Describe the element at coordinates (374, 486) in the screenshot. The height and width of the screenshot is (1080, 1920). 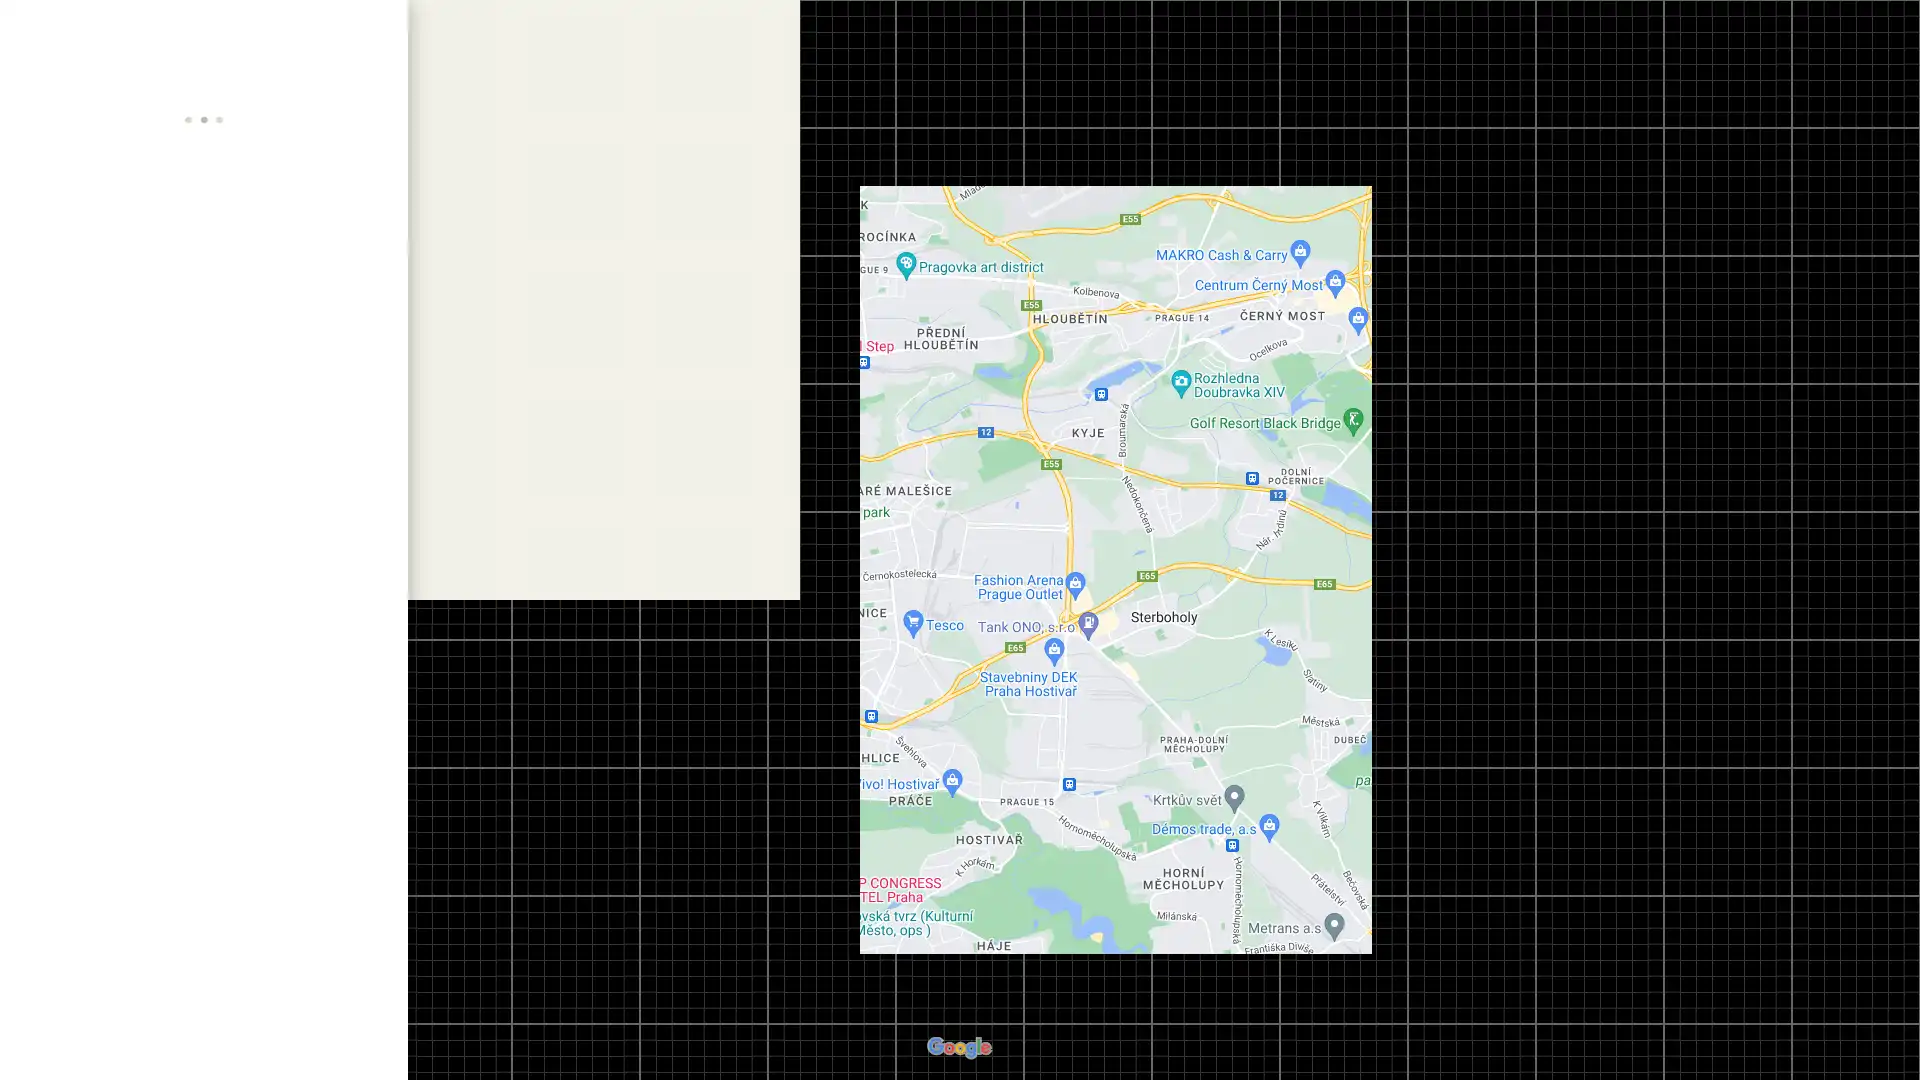
I see `Copy address` at that location.